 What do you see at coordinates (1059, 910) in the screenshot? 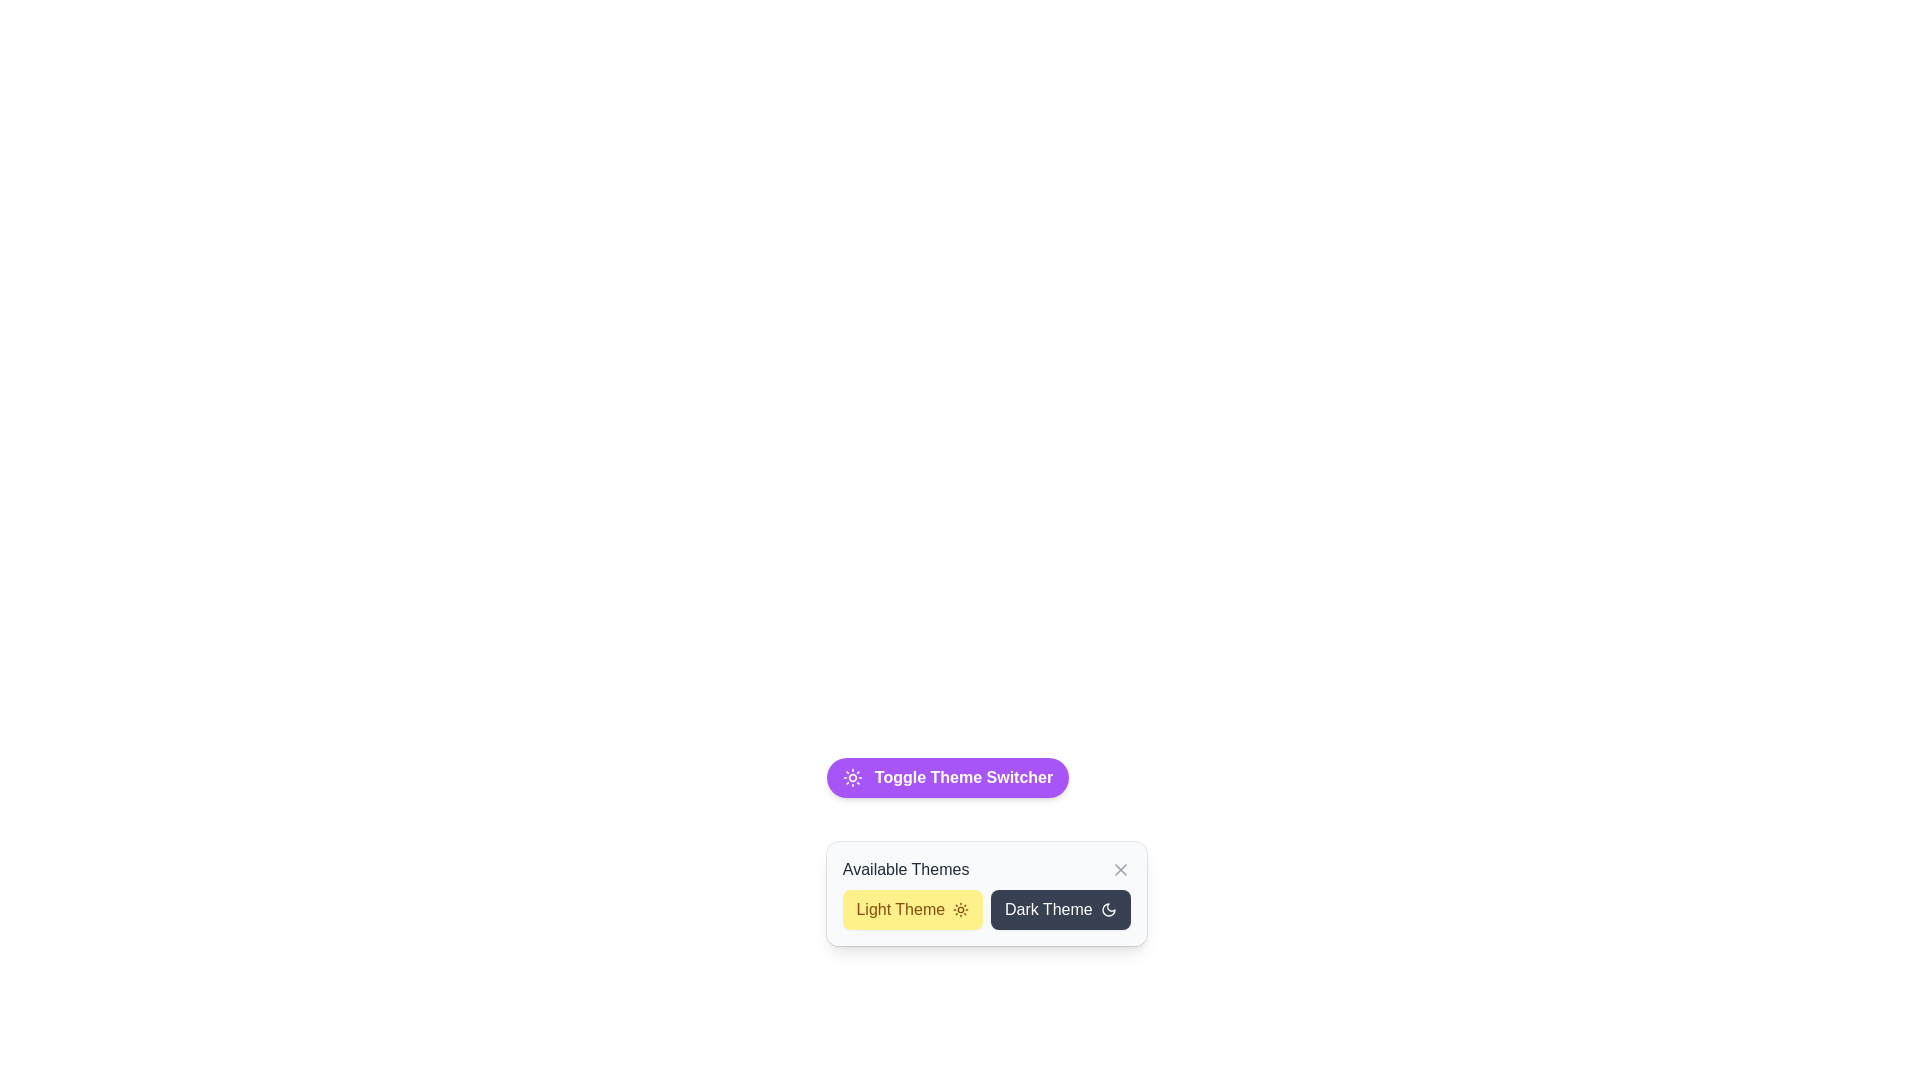
I see `the 'Dark Theme' button, which is the second button in the theme selection grid` at bounding box center [1059, 910].